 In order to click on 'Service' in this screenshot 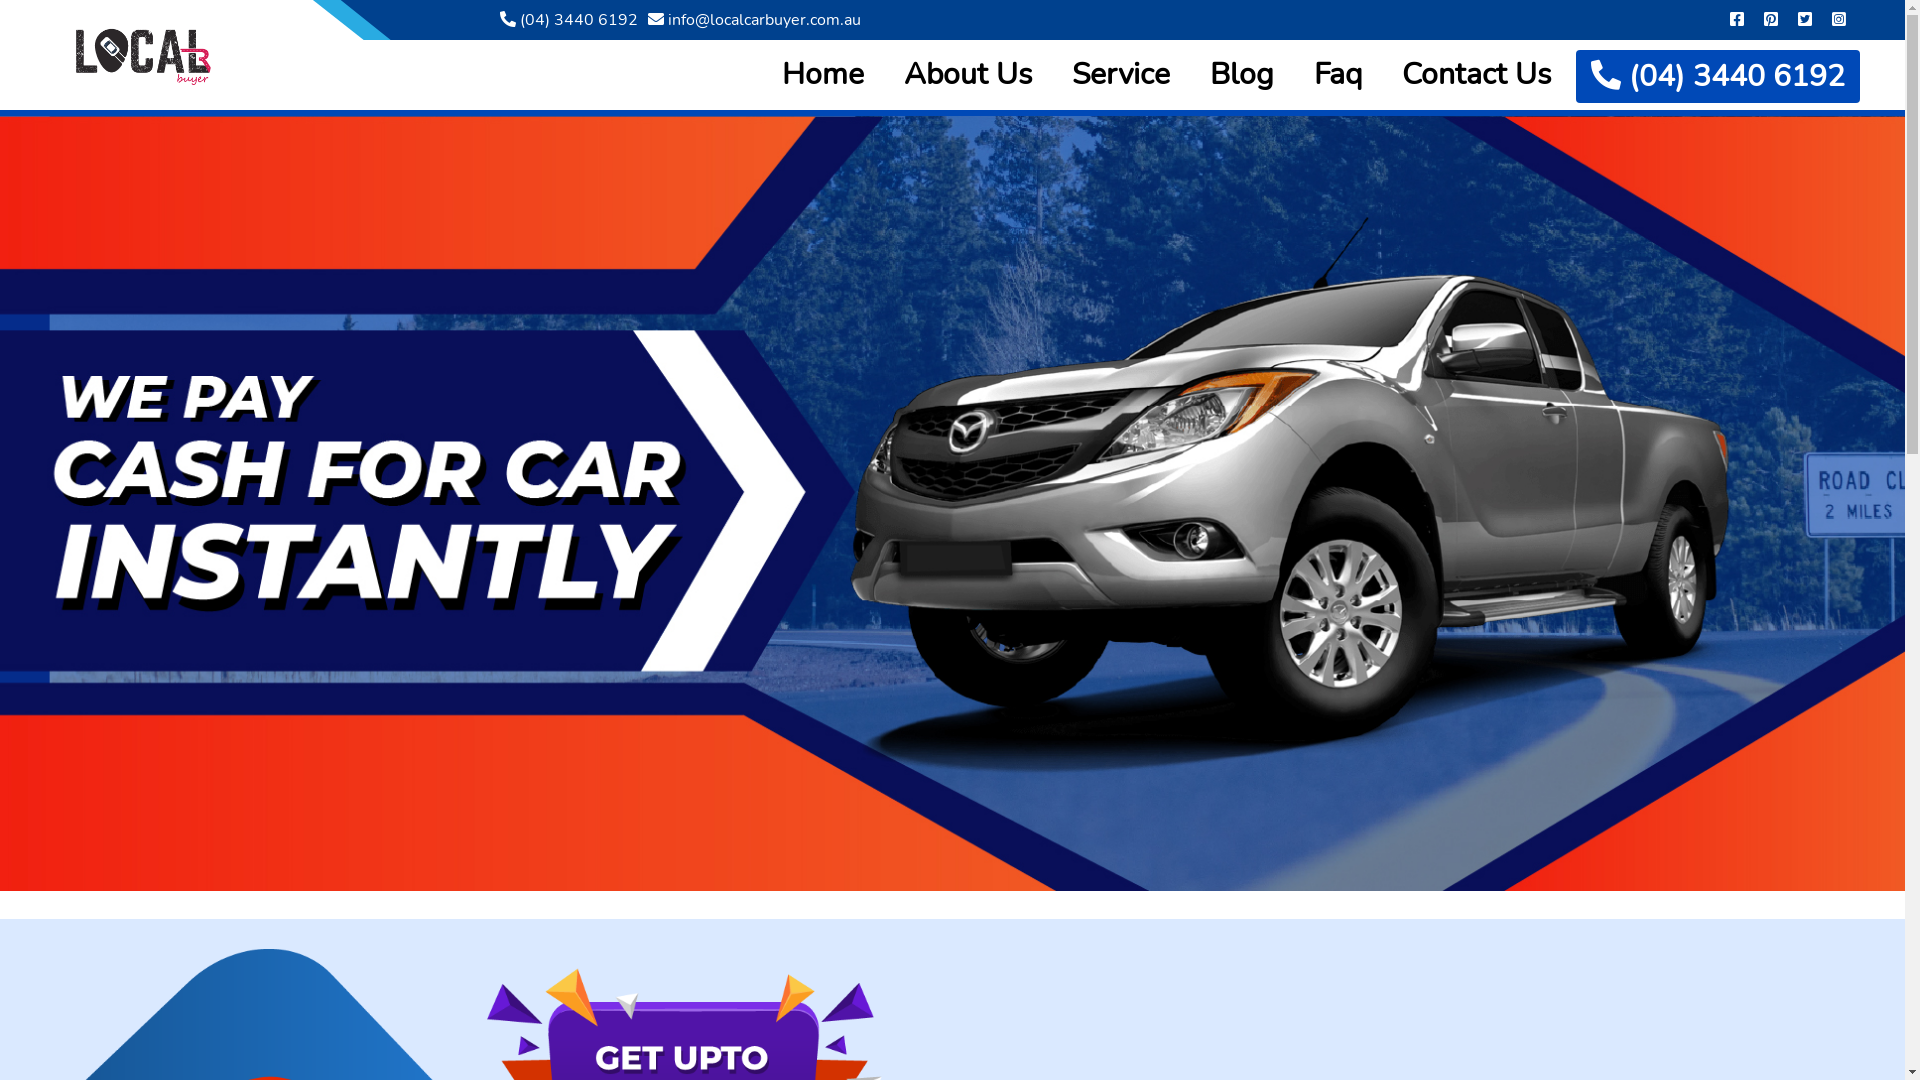, I will do `click(1121, 73)`.